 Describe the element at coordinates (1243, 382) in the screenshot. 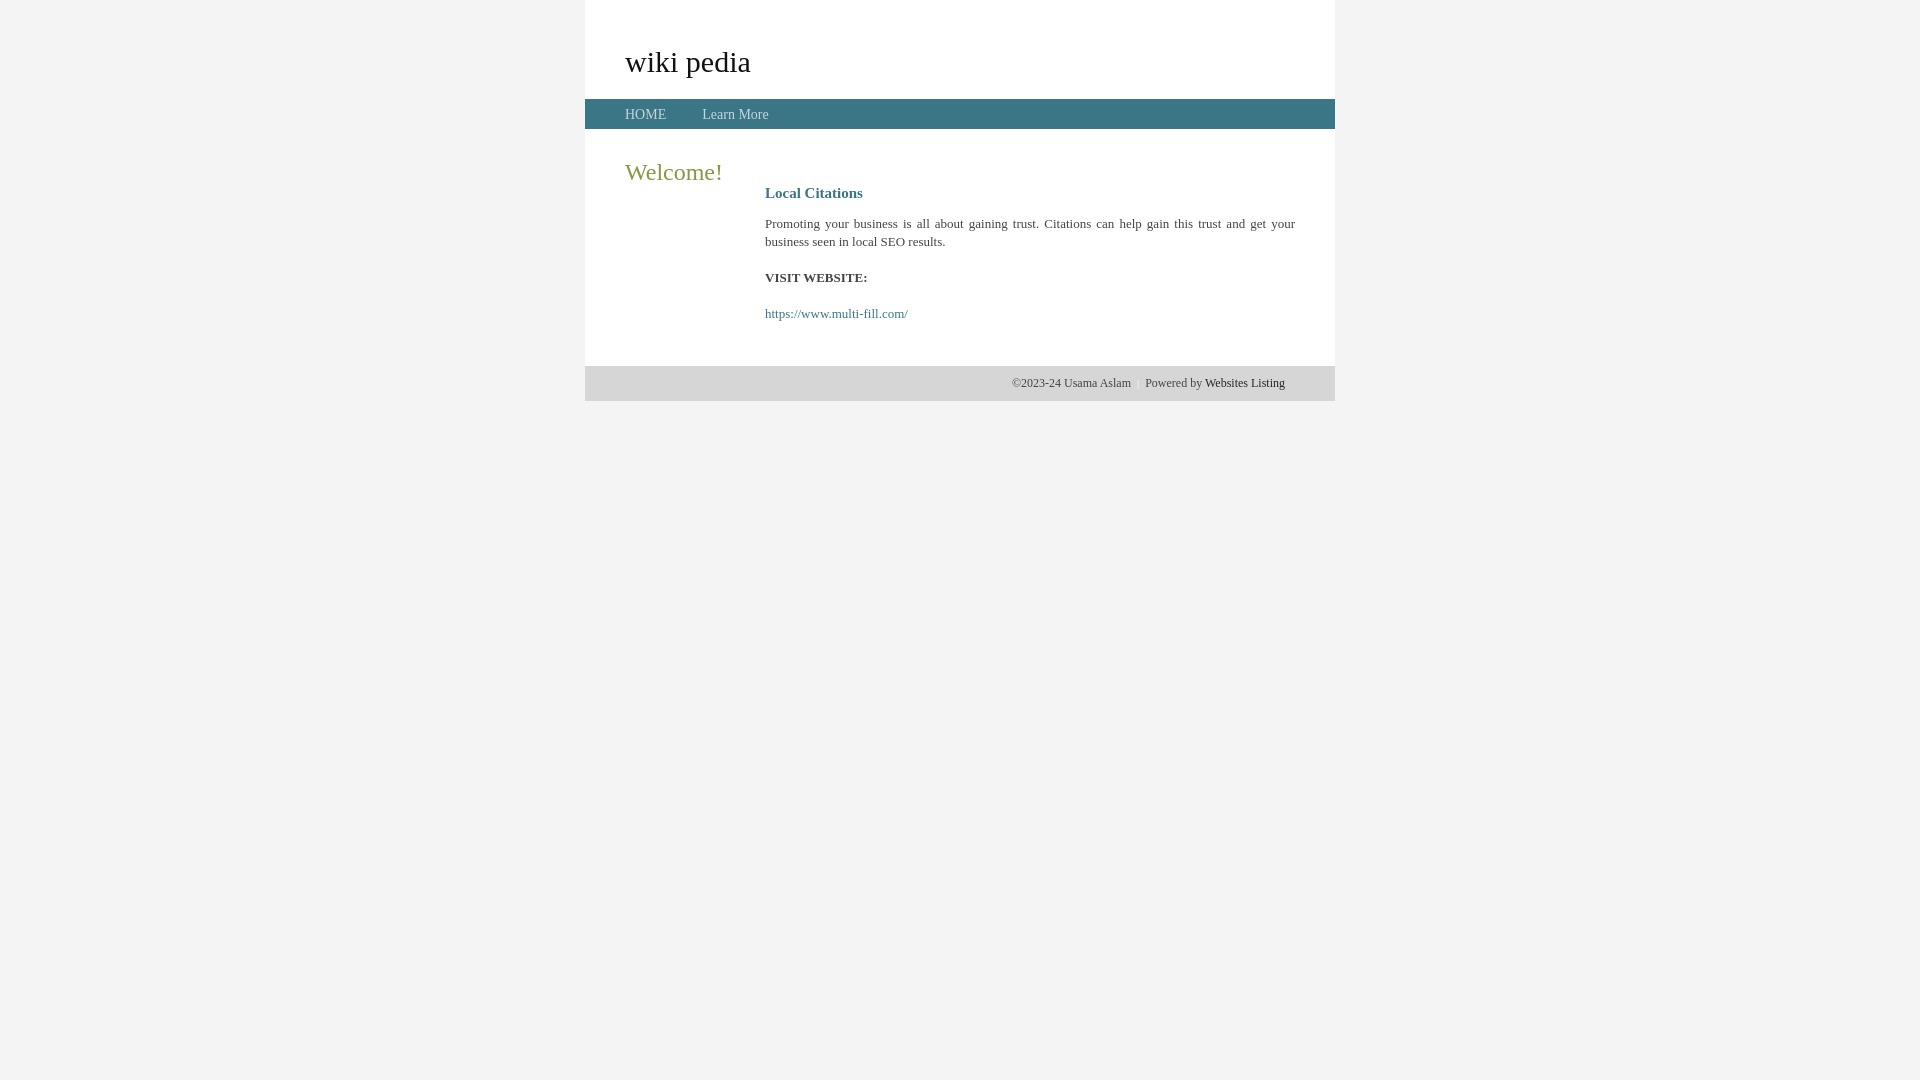

I see `'Websites Listing'` at that location.